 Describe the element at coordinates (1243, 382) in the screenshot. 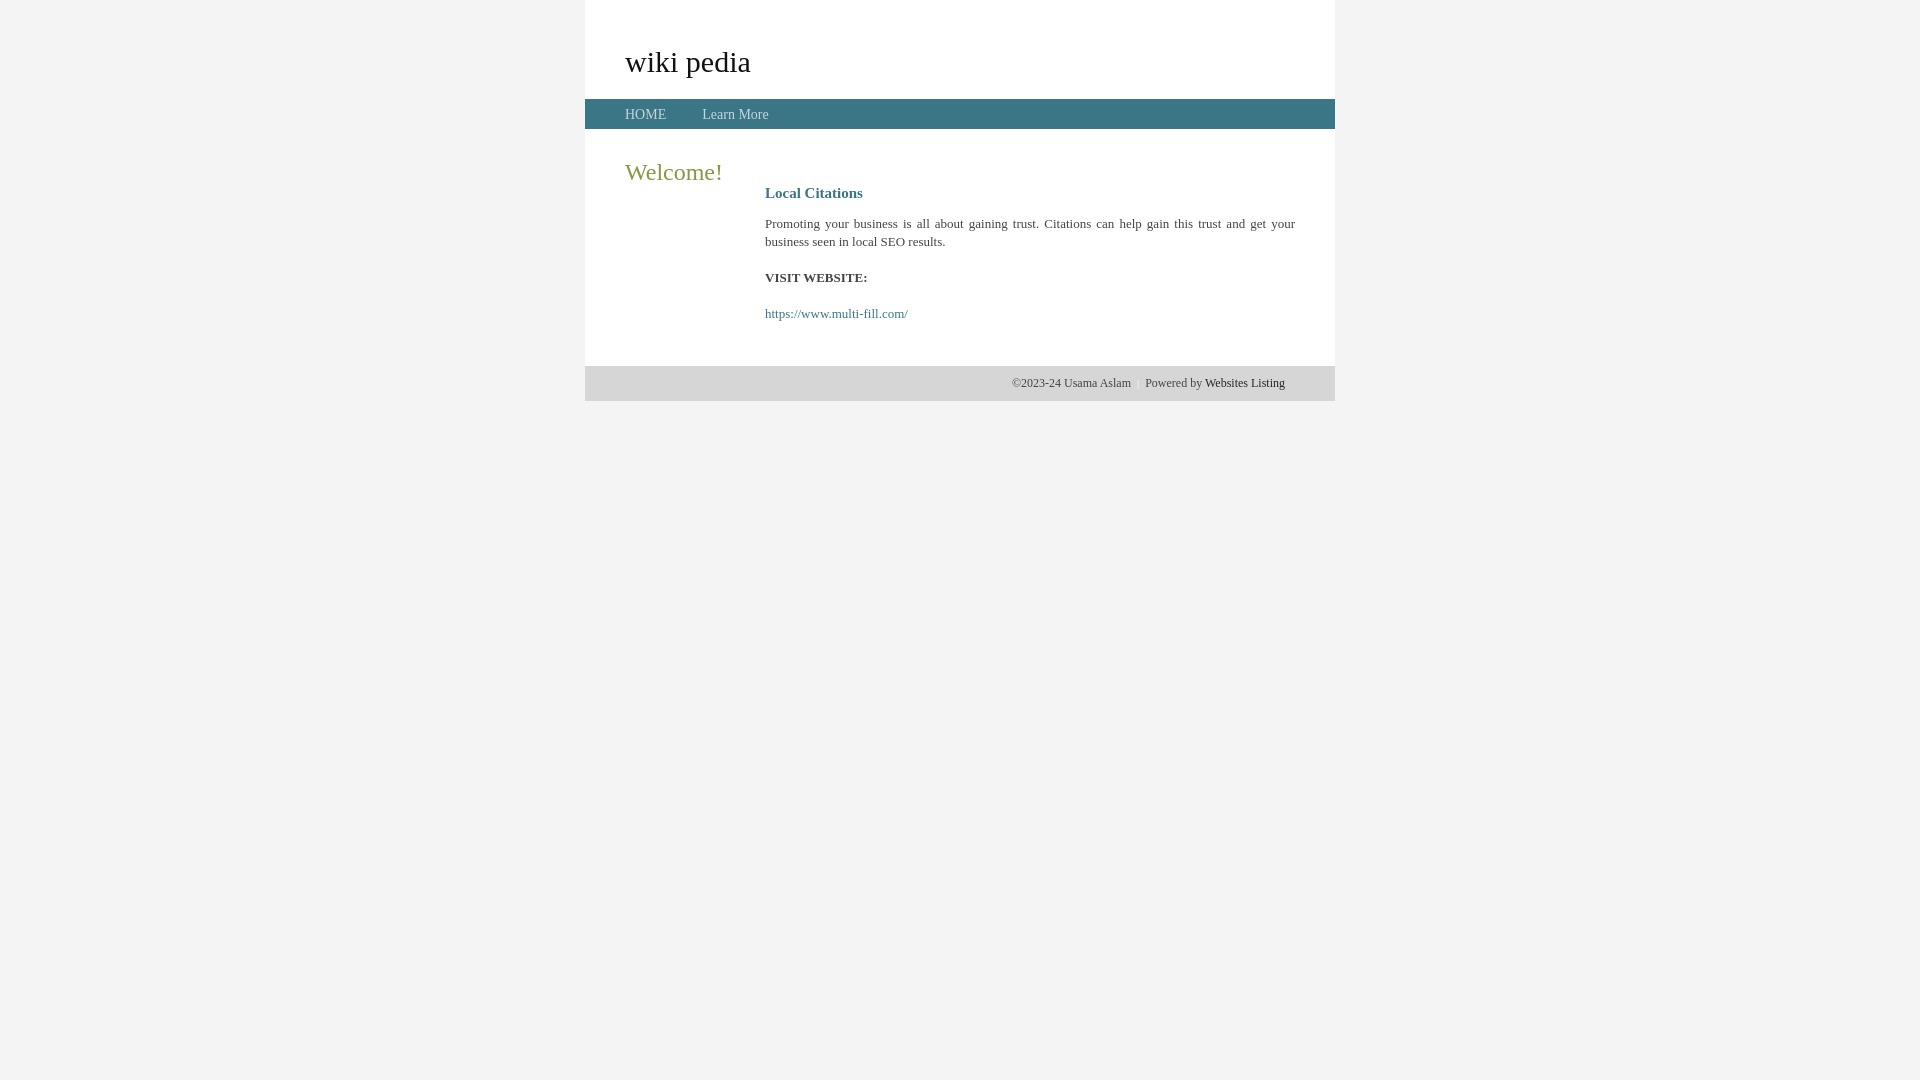

I see `'Websites Listing'` at that location.